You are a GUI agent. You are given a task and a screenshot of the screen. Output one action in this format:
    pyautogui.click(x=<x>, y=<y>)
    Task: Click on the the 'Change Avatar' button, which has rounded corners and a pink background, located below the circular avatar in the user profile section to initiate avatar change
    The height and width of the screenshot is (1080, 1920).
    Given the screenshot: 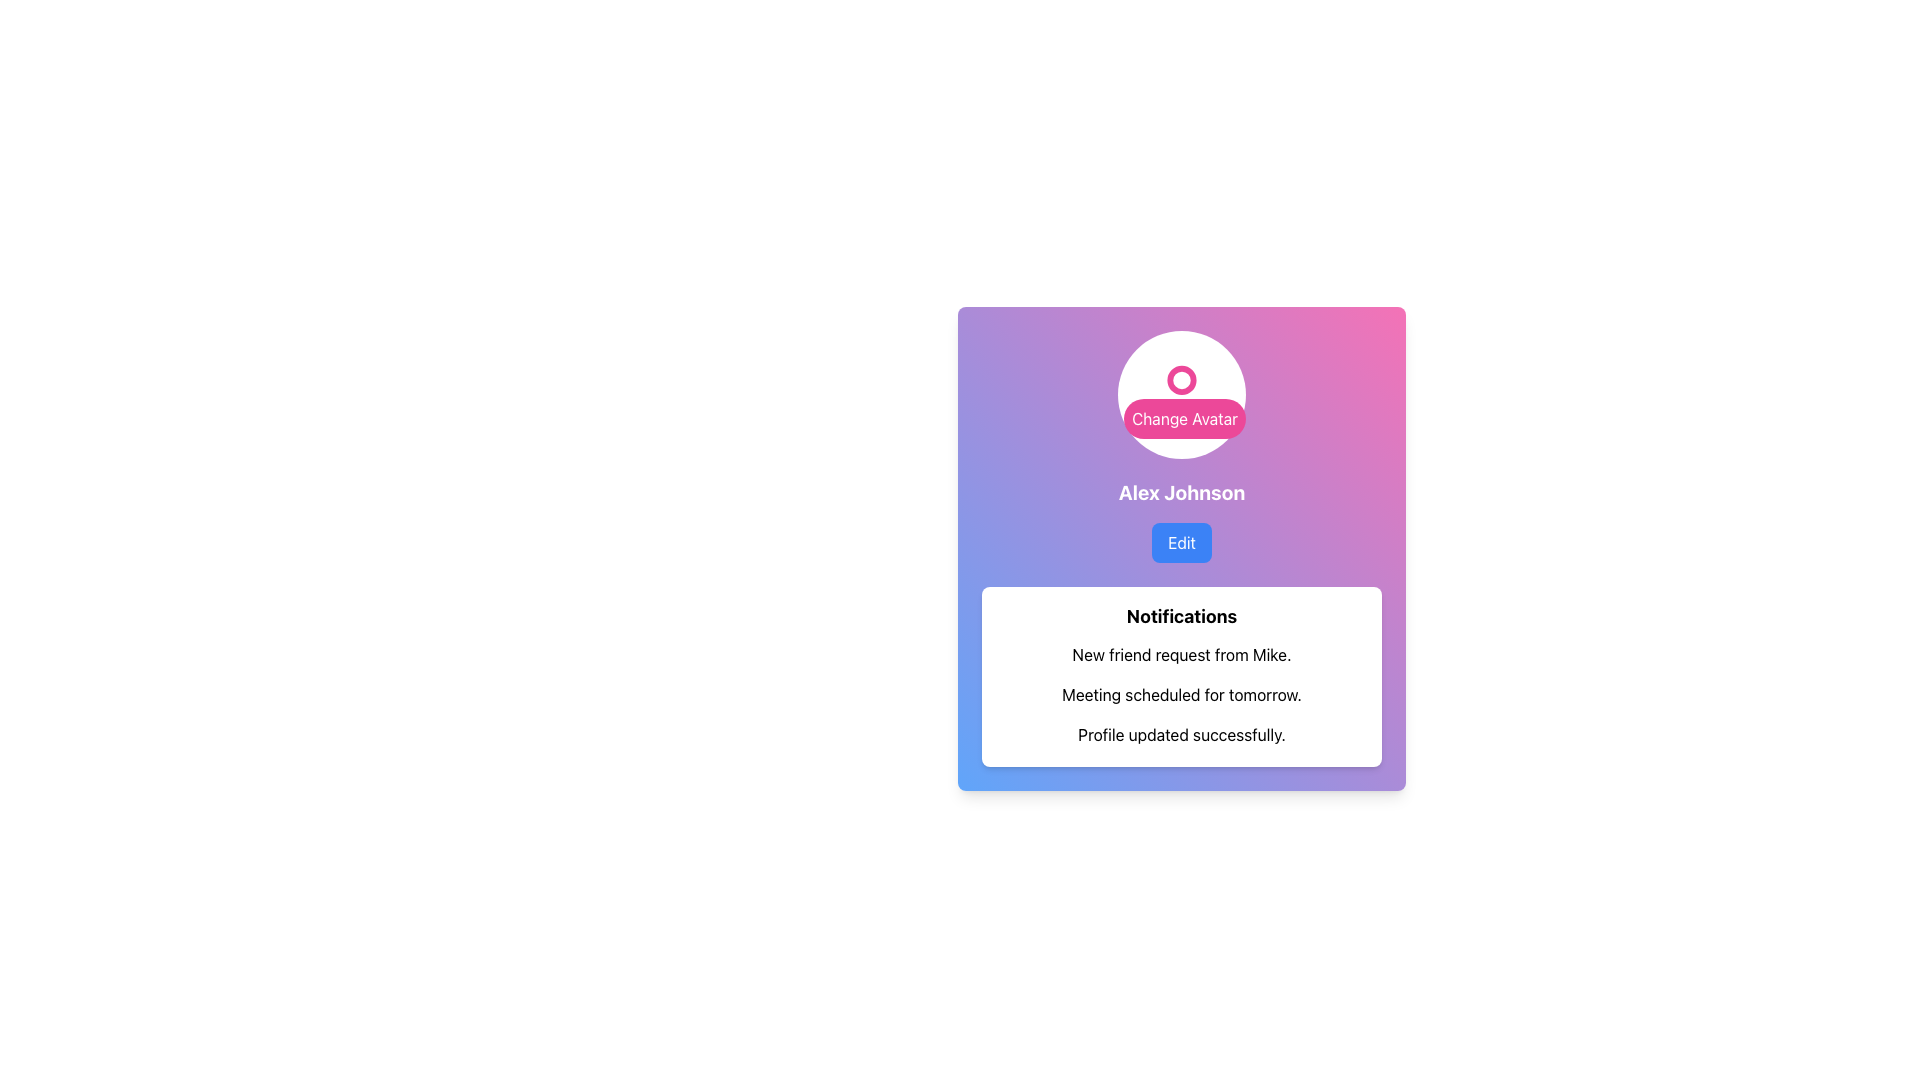 What is the action you would take?
    pyautogui.click(x=1185, y=418)
    